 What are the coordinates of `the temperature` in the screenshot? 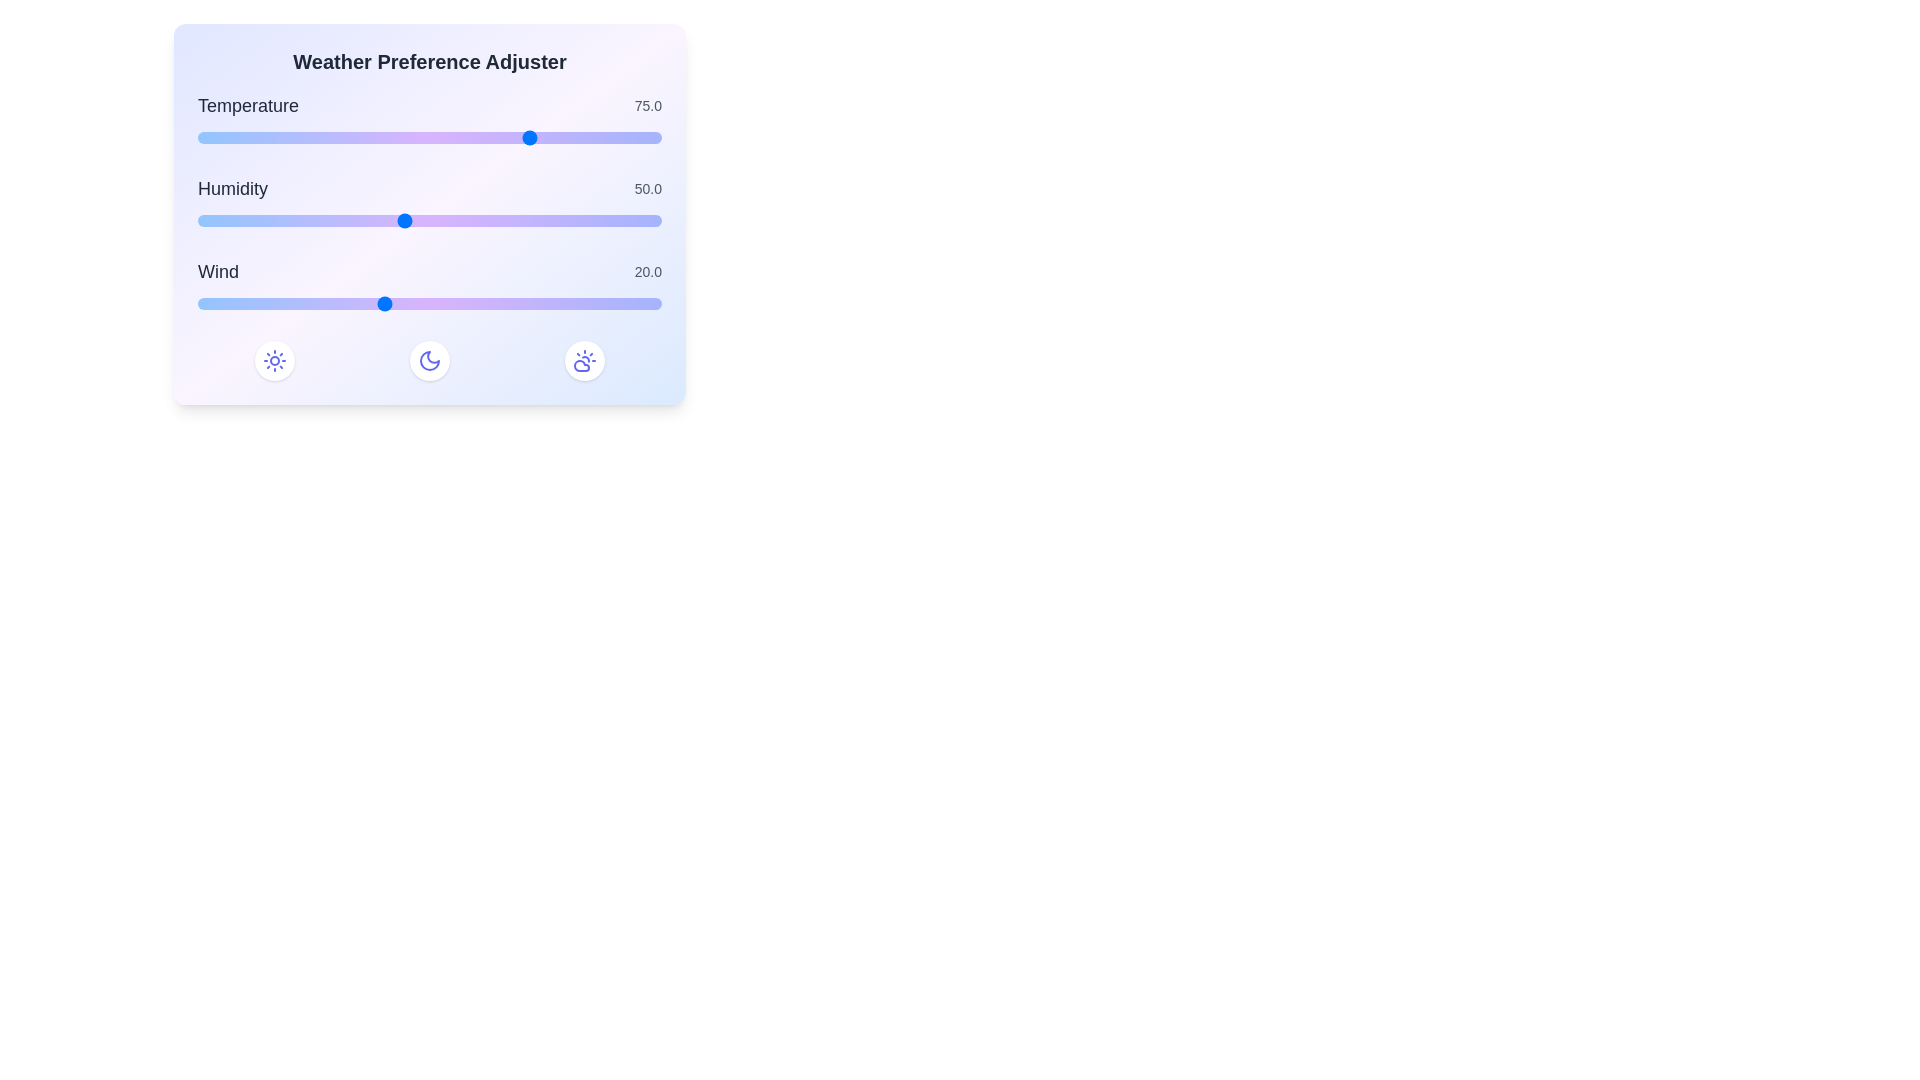 It's located at (512, 137).